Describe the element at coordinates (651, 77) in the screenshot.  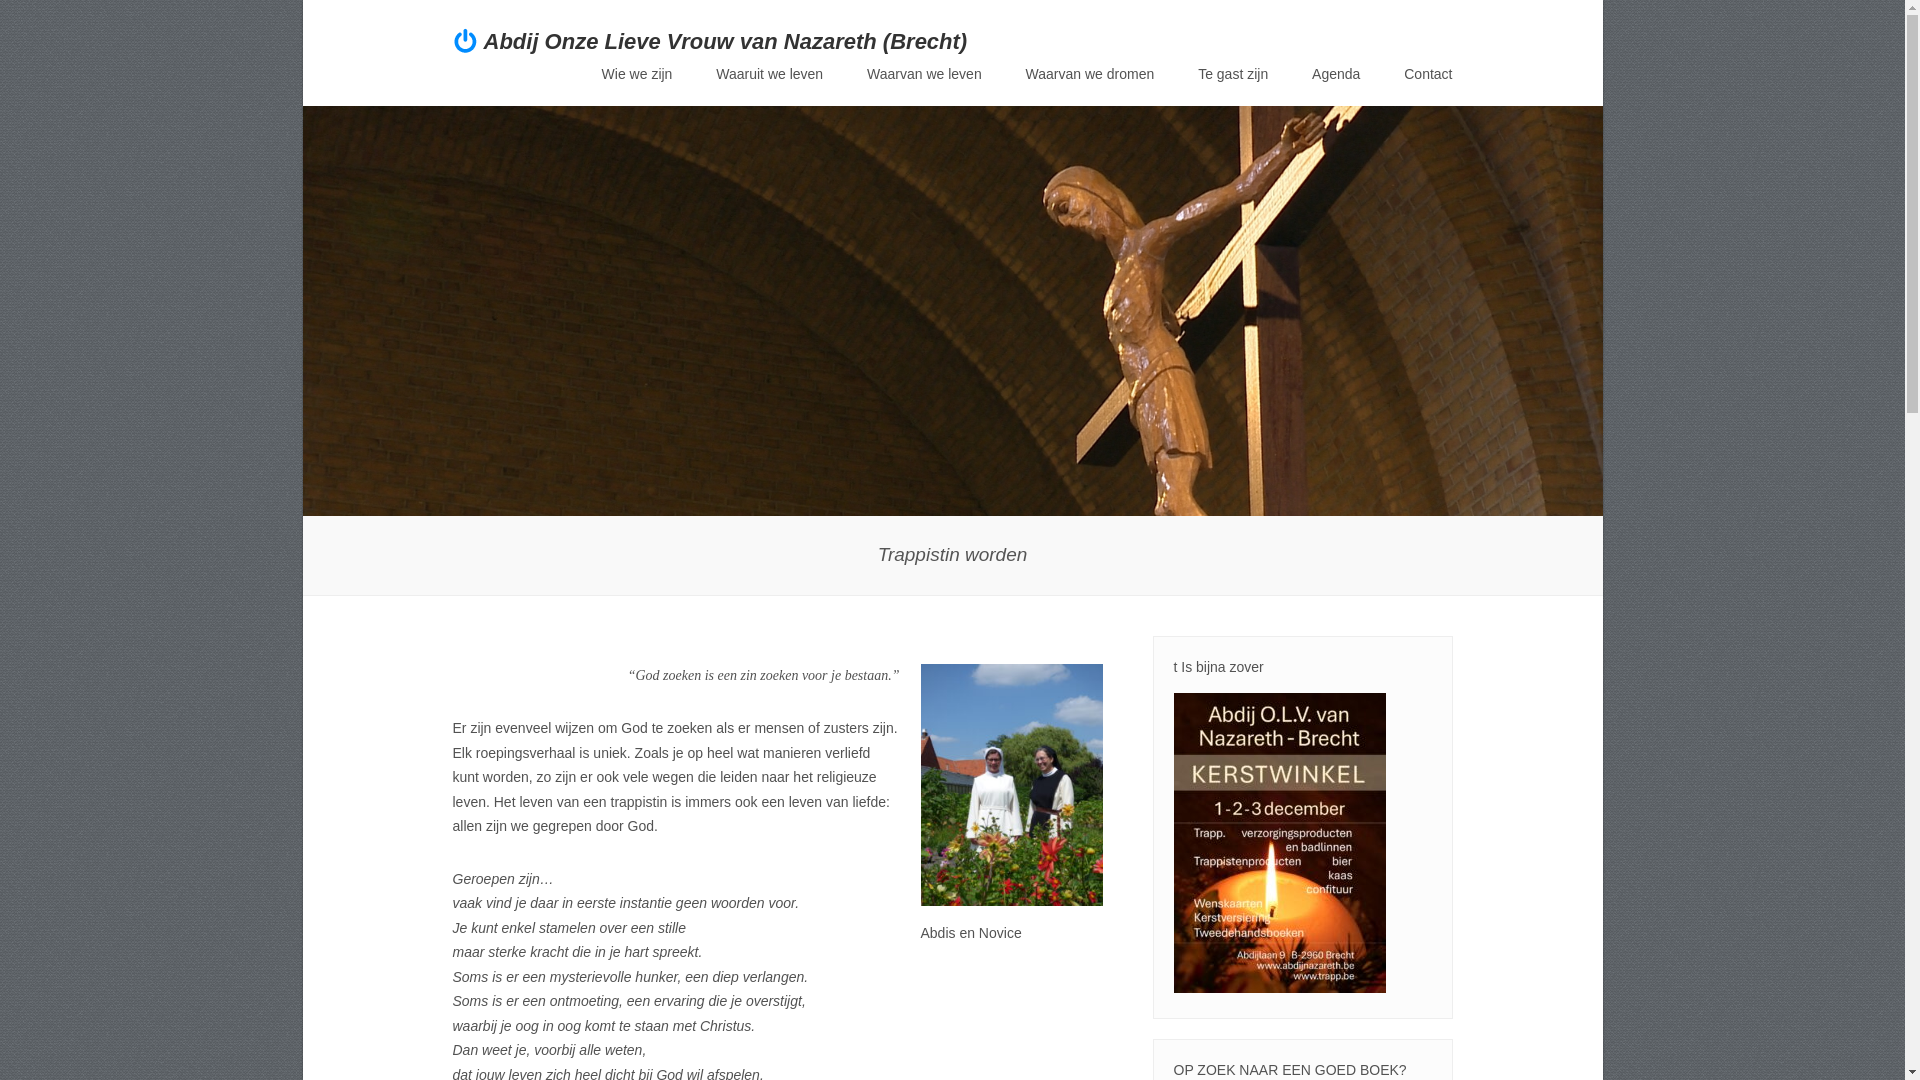
I see `'Skip to content'` at that location.